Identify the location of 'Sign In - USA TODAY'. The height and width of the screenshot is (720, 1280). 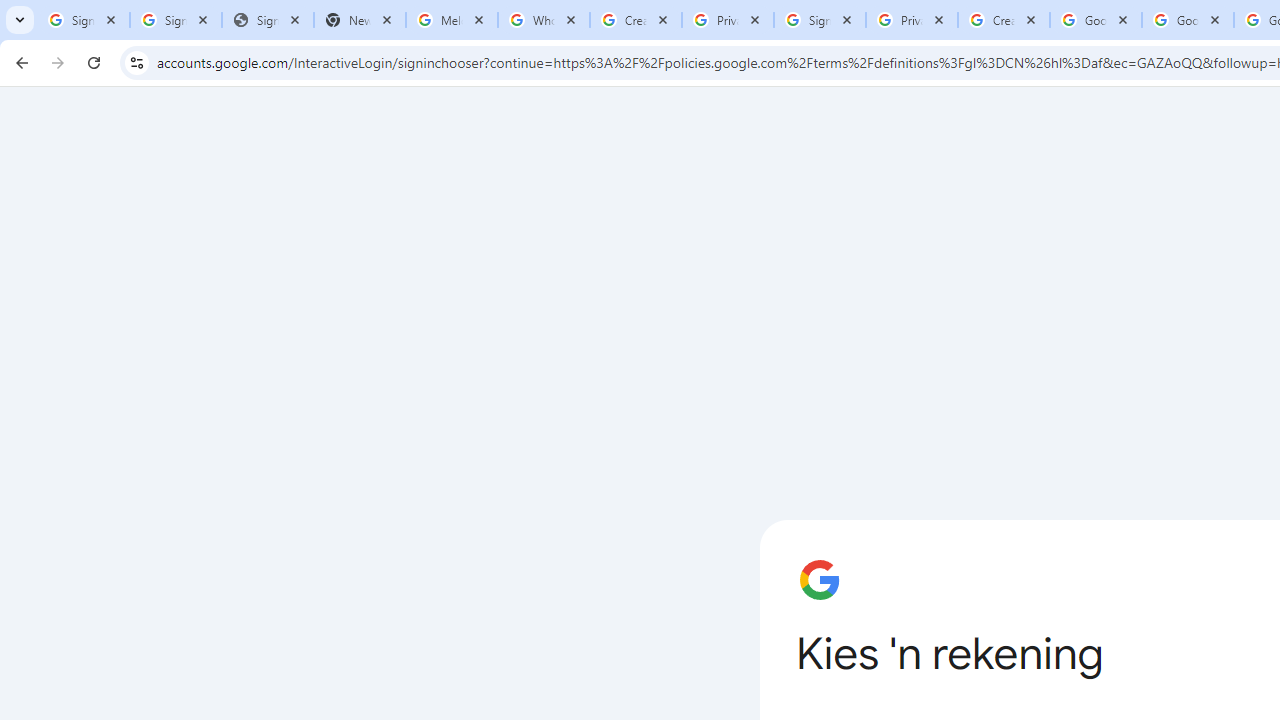
(266, 20).